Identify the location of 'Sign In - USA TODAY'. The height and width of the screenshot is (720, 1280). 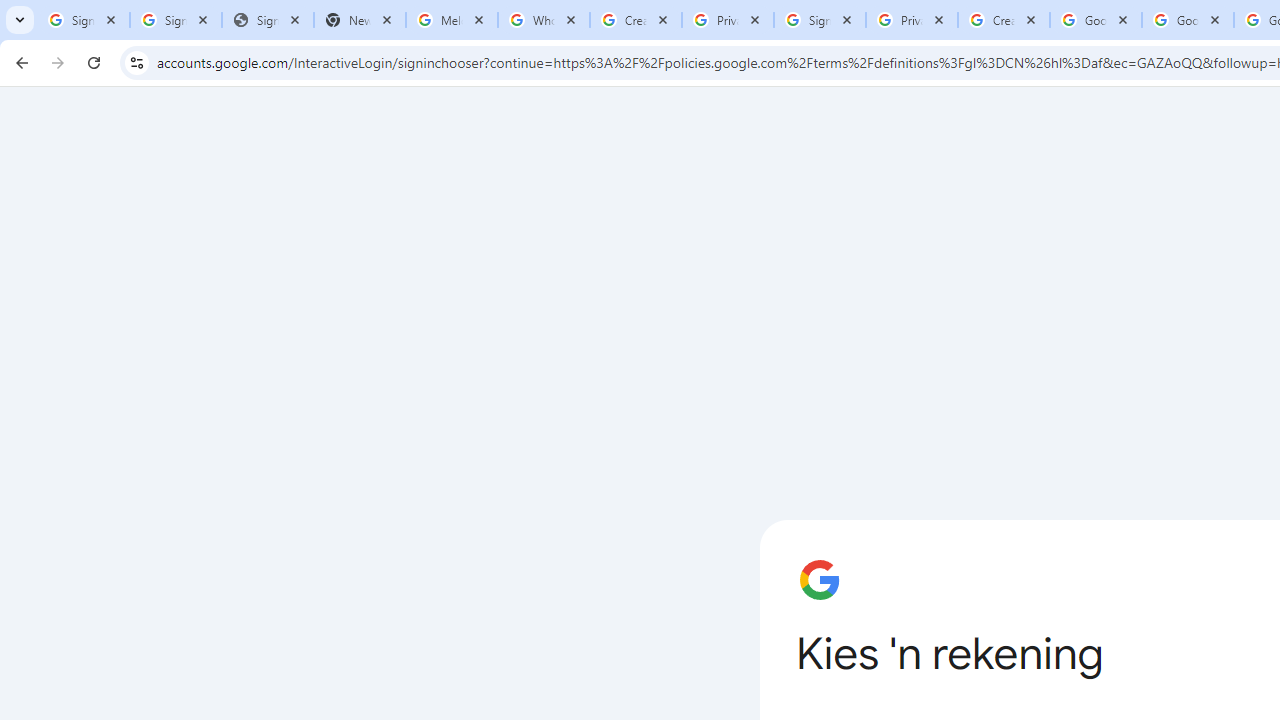
(266, 20).